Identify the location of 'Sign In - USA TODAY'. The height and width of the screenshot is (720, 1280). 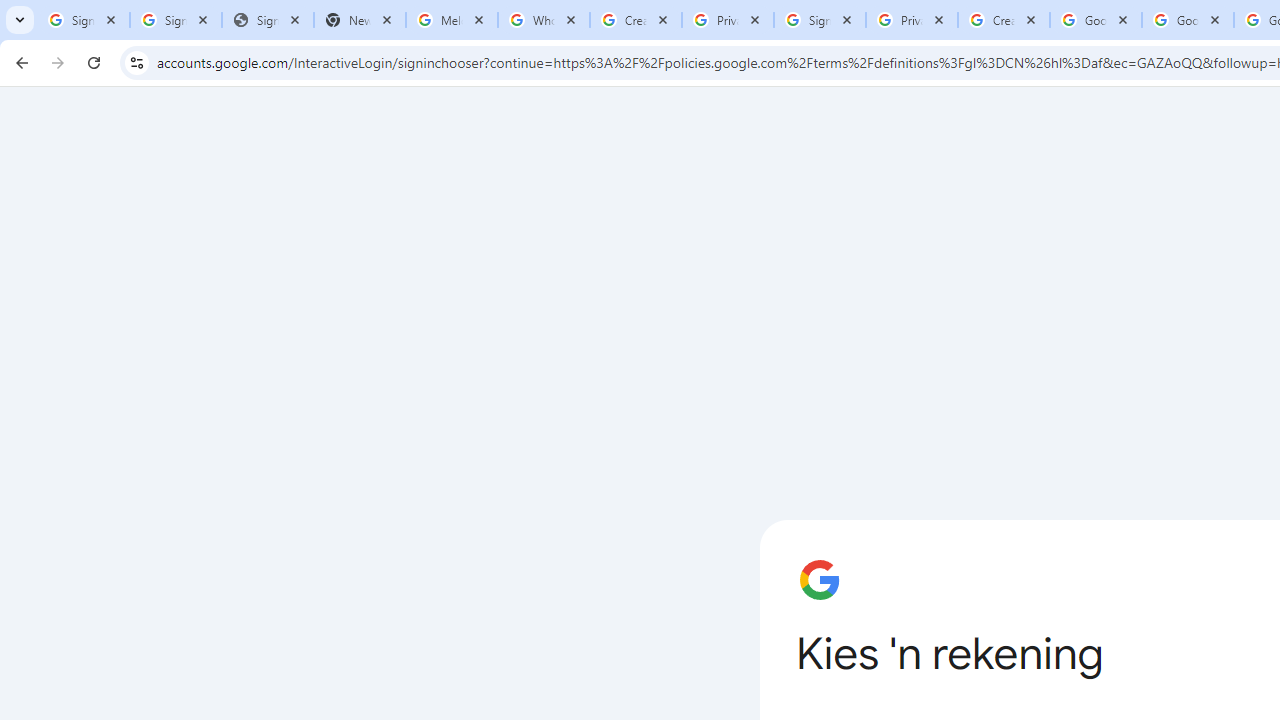
(266, 20).